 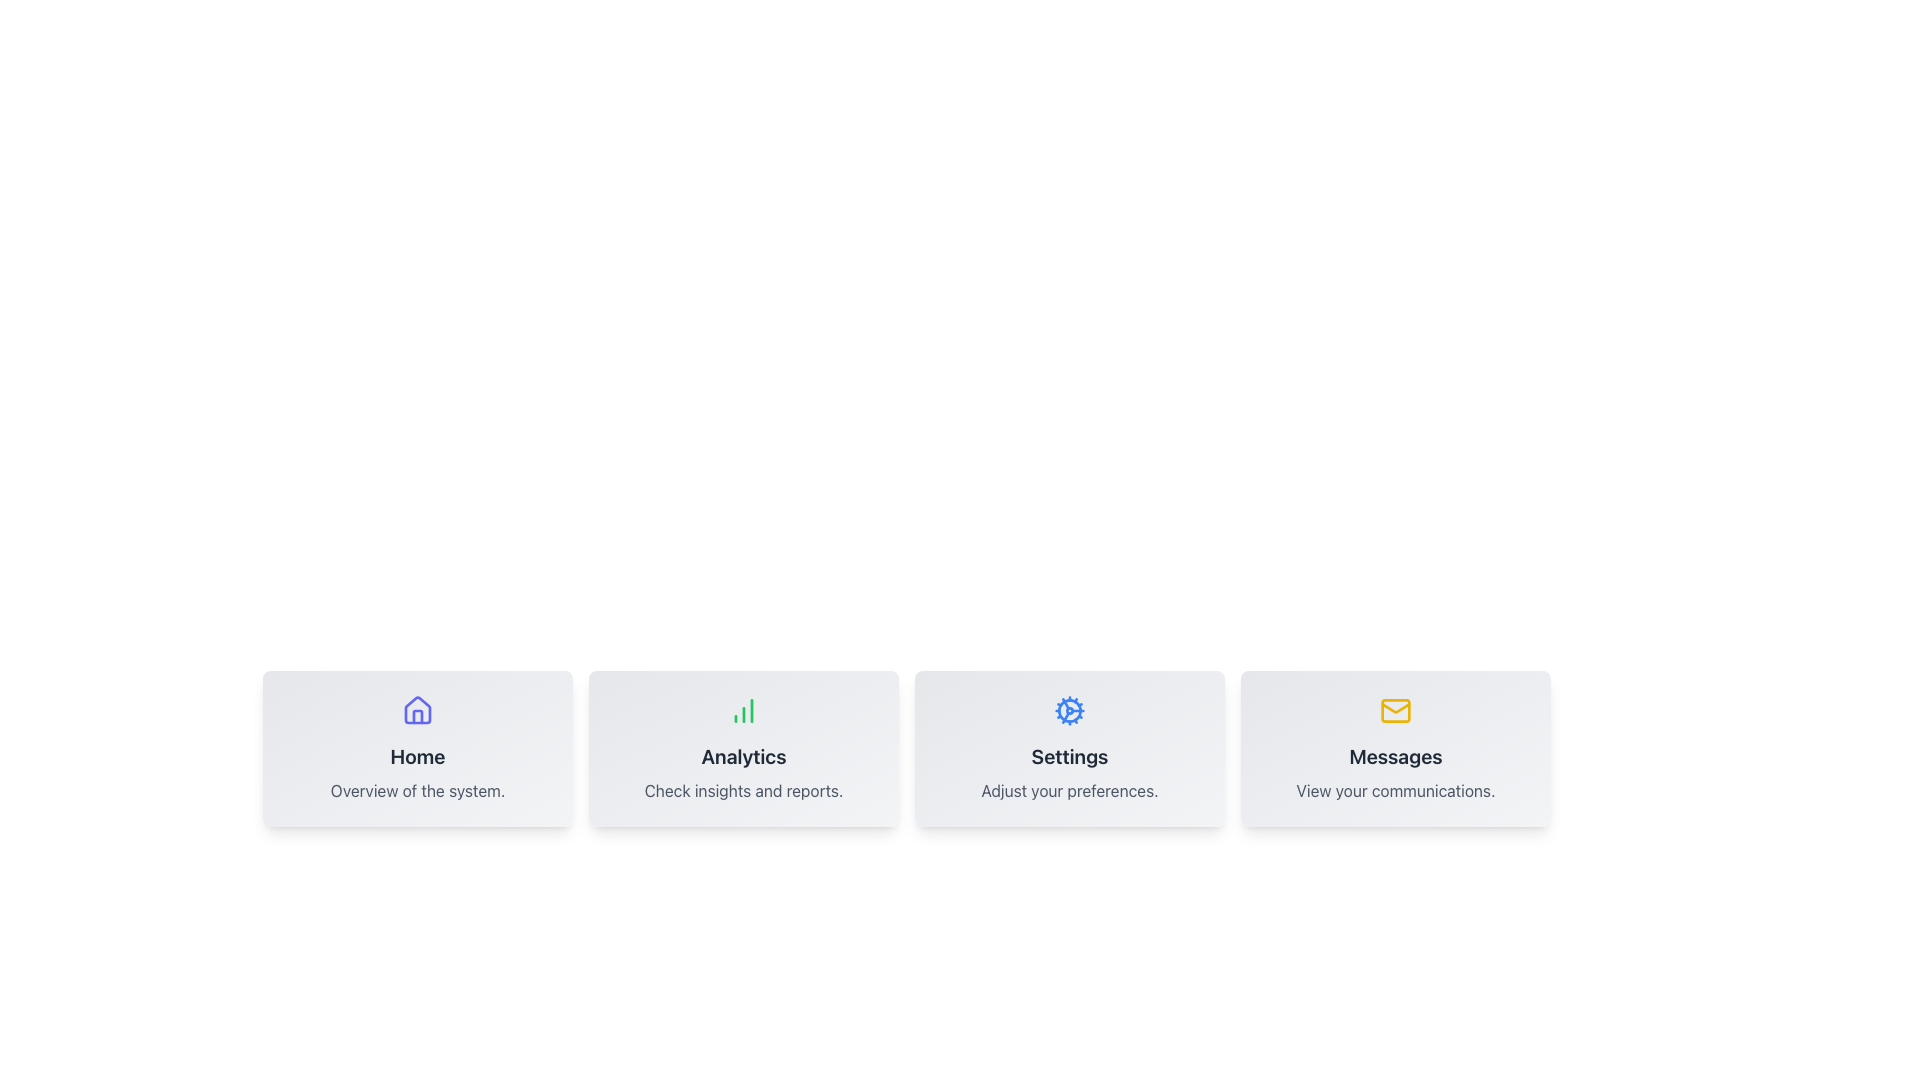 What do you see at coordinates (416, 789) in the screenshot?
I see `the text label that displays 'Overview of the system.' located under the 'Home' title within the card-like UI block` at bounding box center [416, 789].